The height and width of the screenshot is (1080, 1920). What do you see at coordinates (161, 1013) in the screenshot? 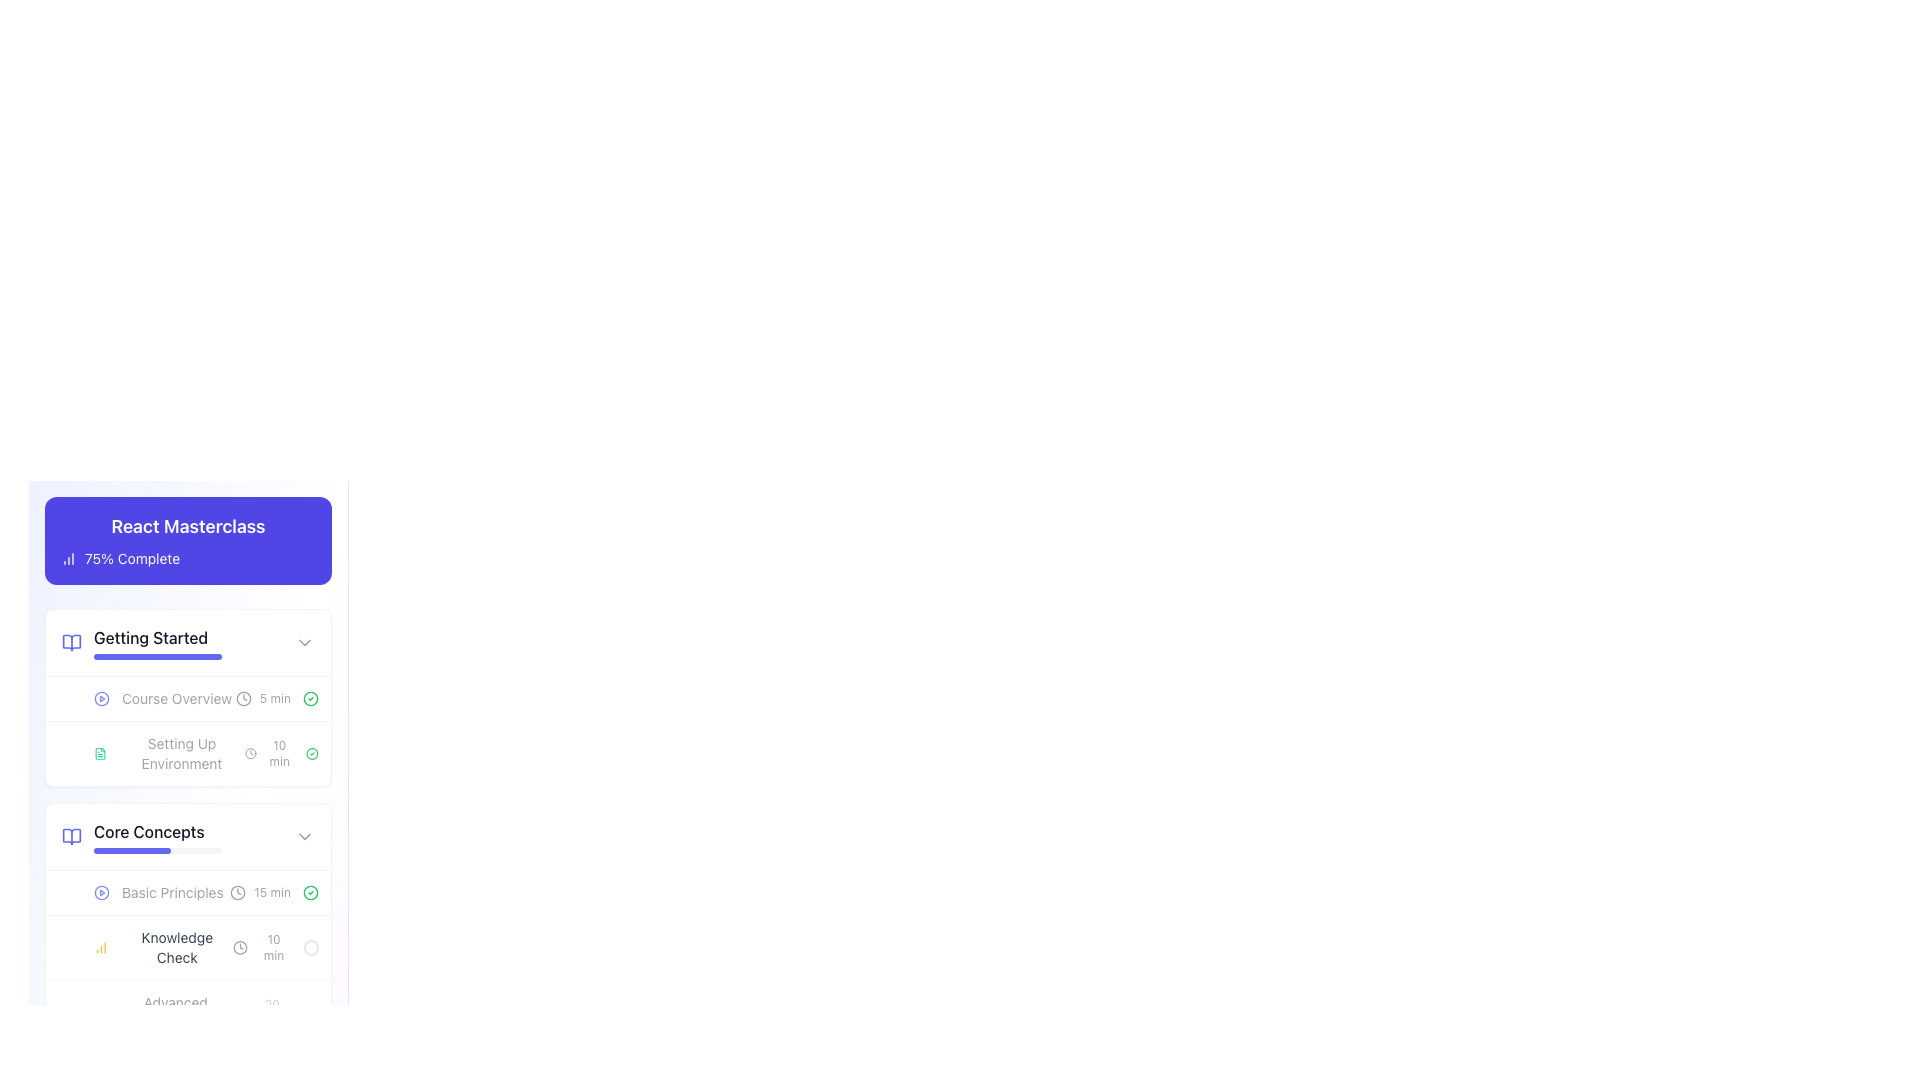
I see `the 'Advanced Topics' text label with accompanying play icon` at bounding box center [161, 1013].